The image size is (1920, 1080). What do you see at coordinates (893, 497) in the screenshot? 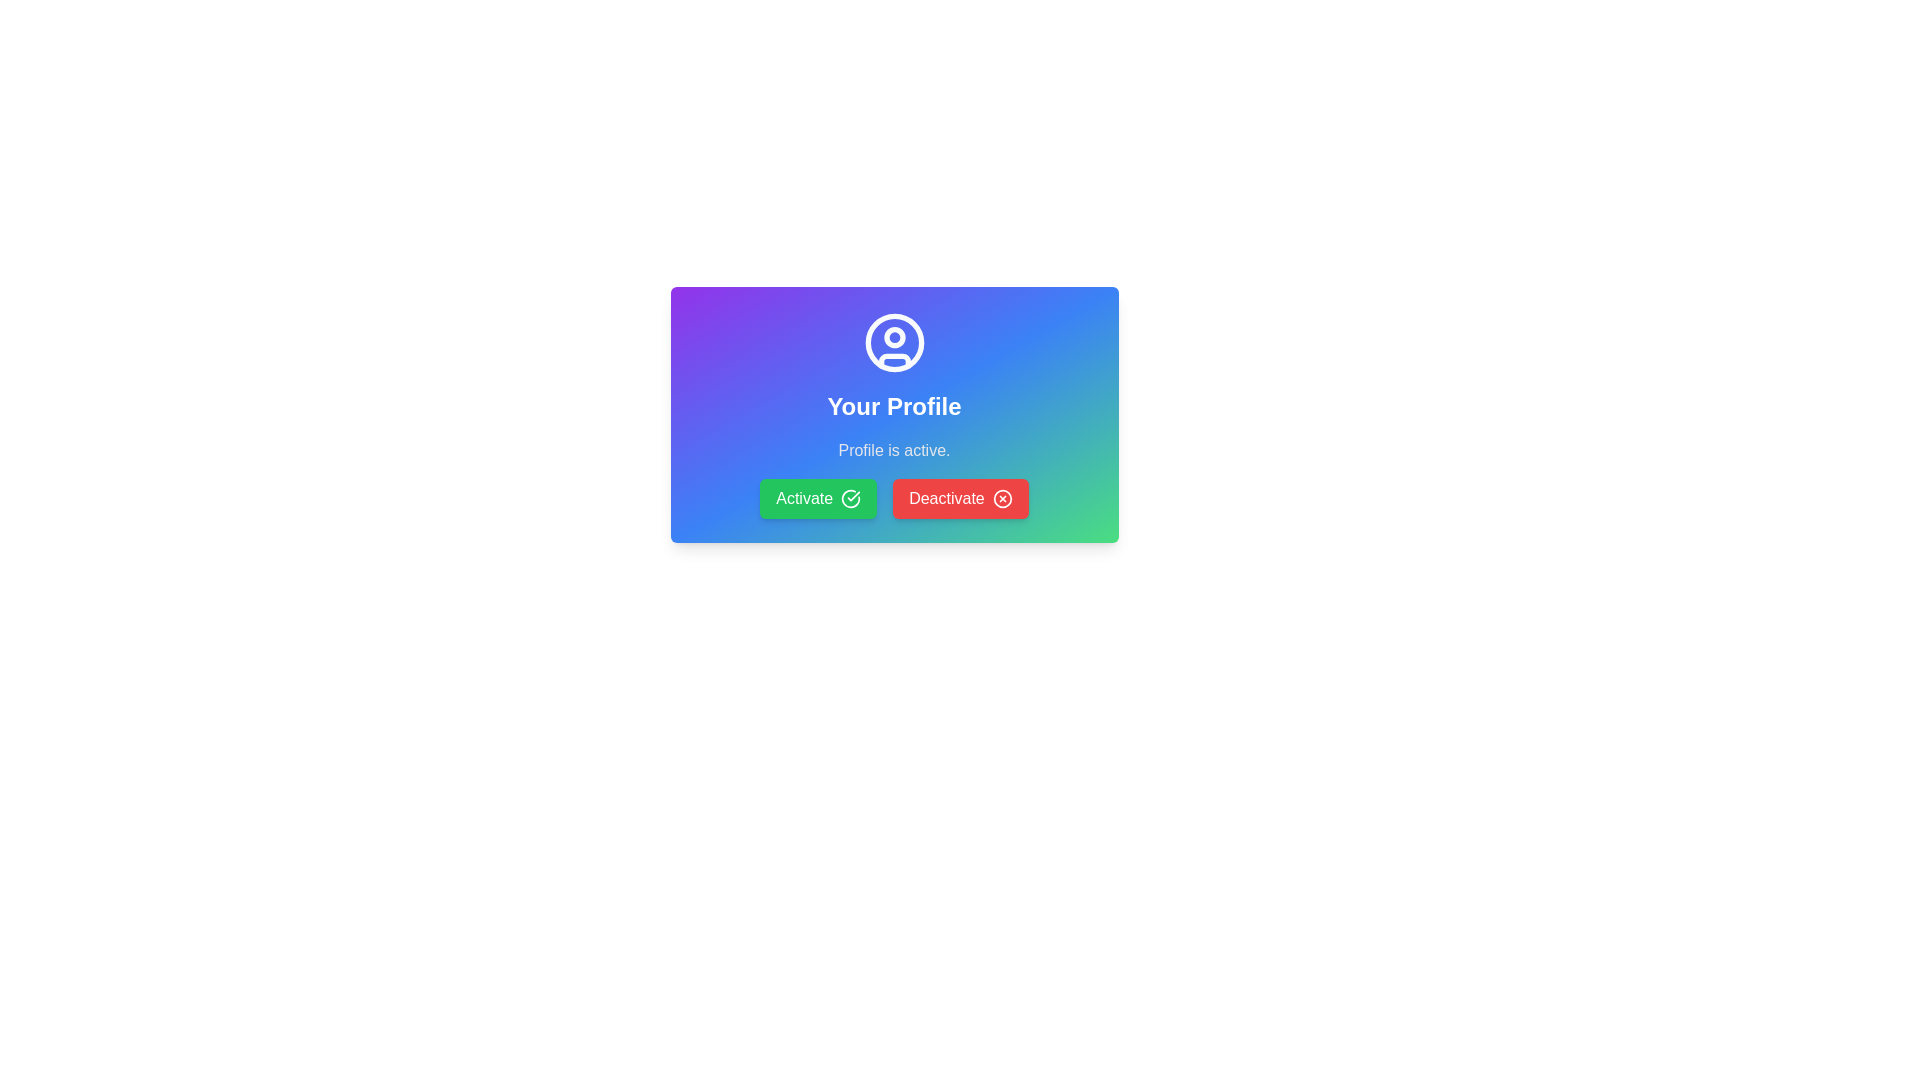
I see `the green 'Activate' button and the red 'Deactivate' button in the grouped UI component` at bounding box center [893, 497].